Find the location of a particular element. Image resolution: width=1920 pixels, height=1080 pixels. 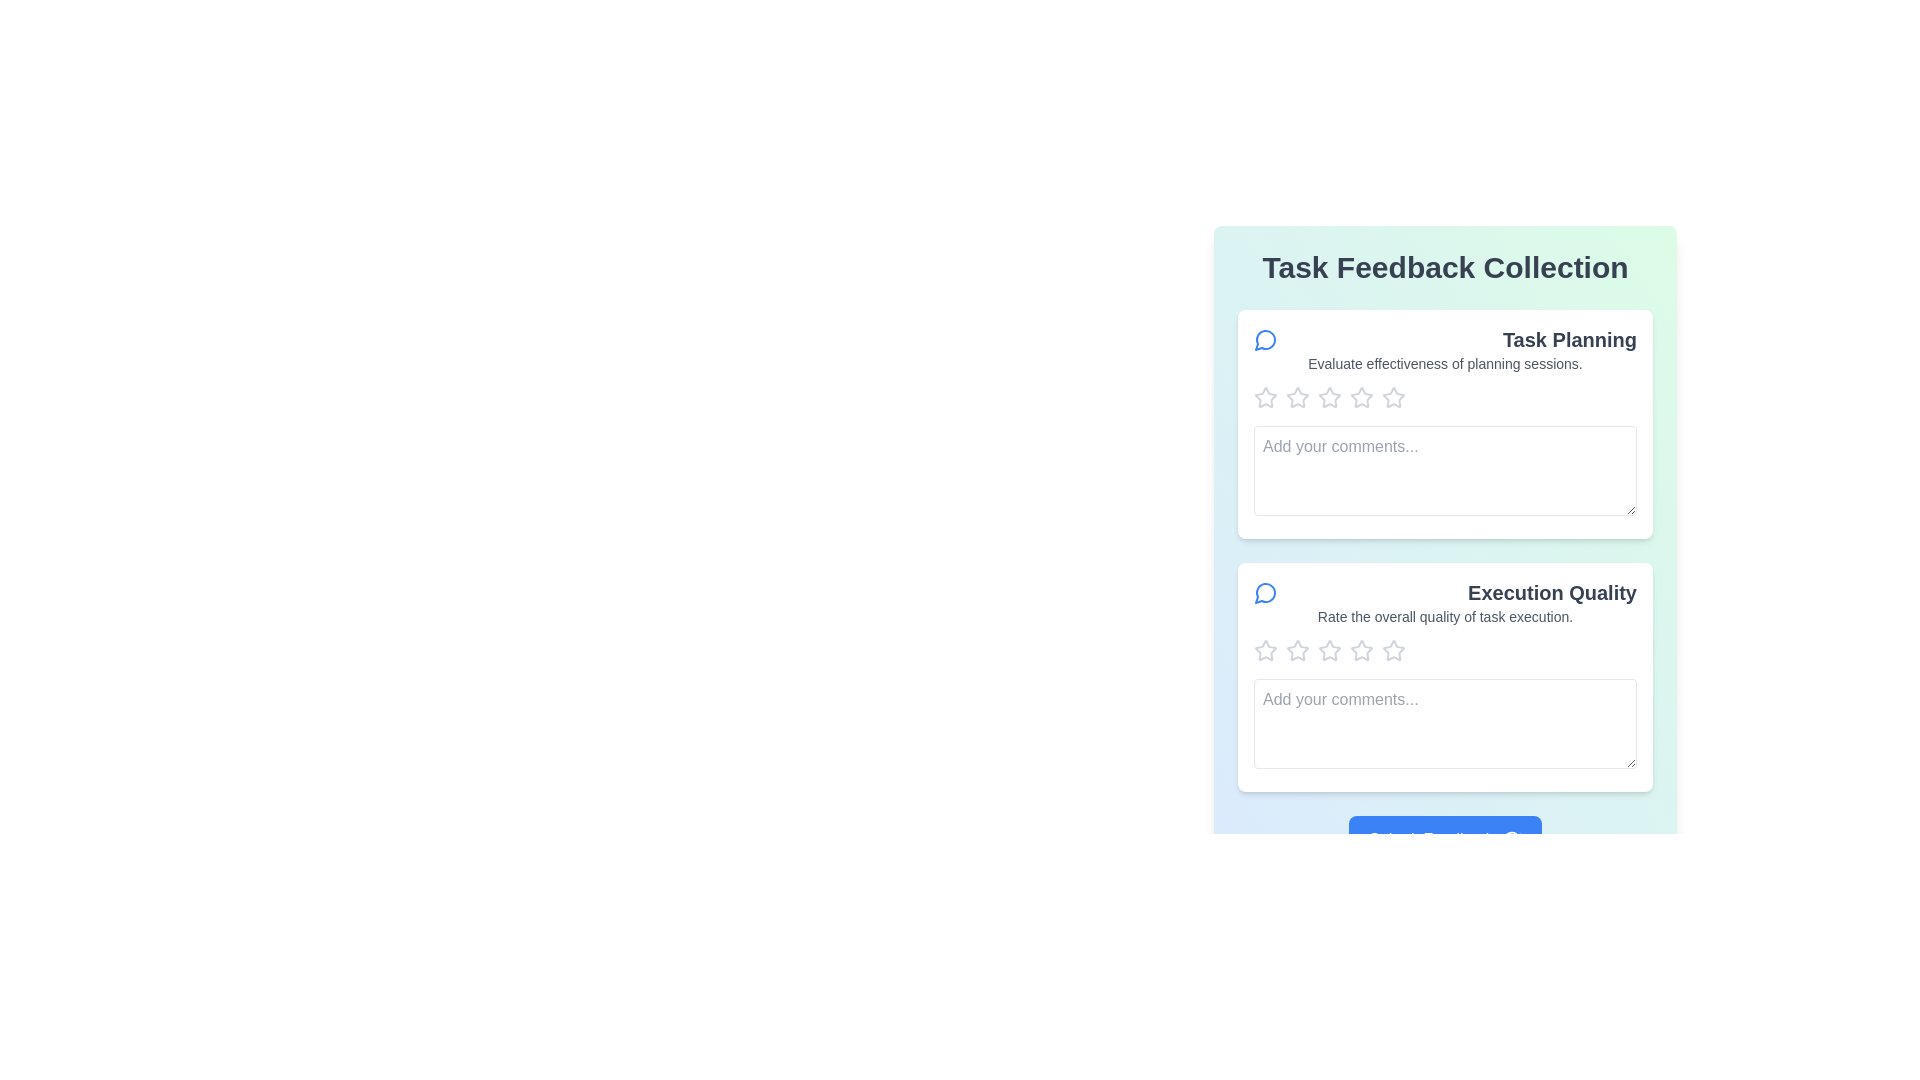

the circular message icon within the 'Execution Quality' feedback category, which features a speech bubble with a tail, located in the second row of the 'Task Feedback Collection' interface is located at coordinates (1264, 592).